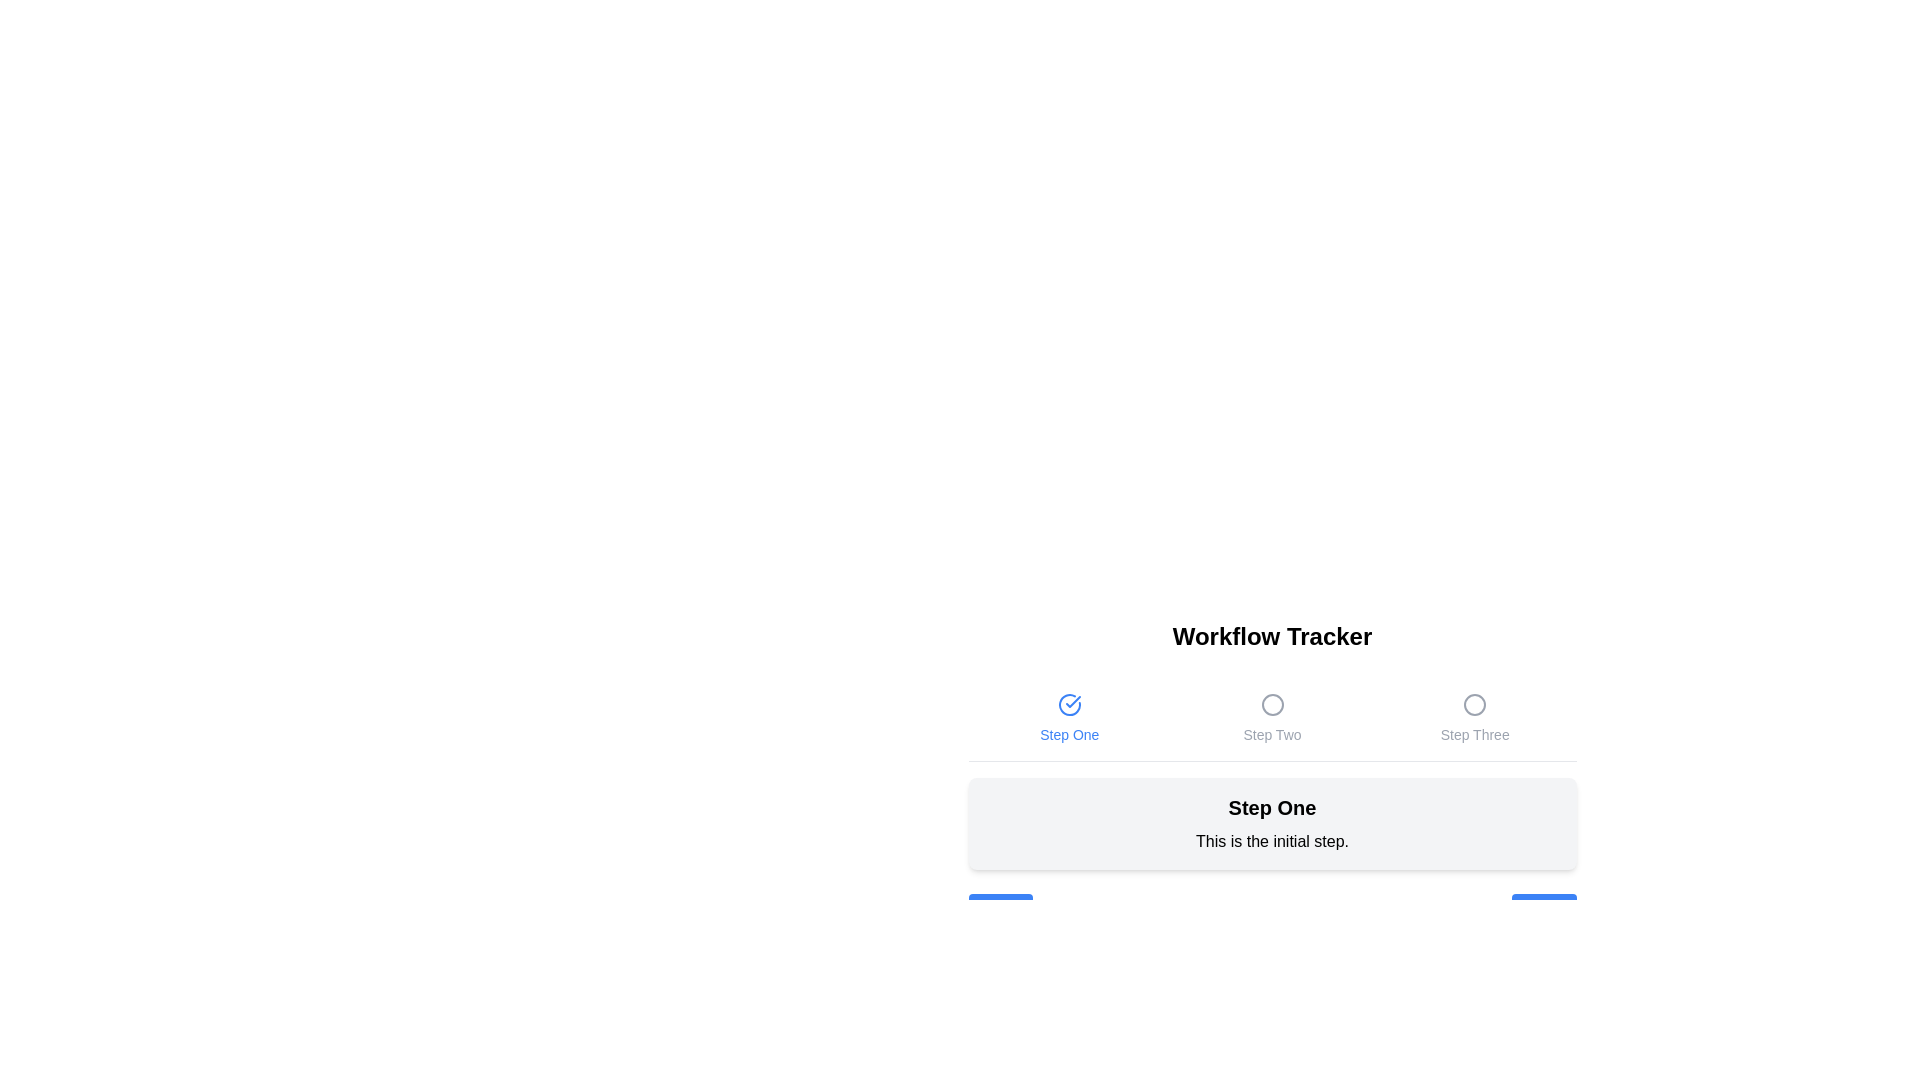  I want to click on to select the second step in the Workflow Tracker step indicator, which is currently inactive or unselected, so click(1271, 717).